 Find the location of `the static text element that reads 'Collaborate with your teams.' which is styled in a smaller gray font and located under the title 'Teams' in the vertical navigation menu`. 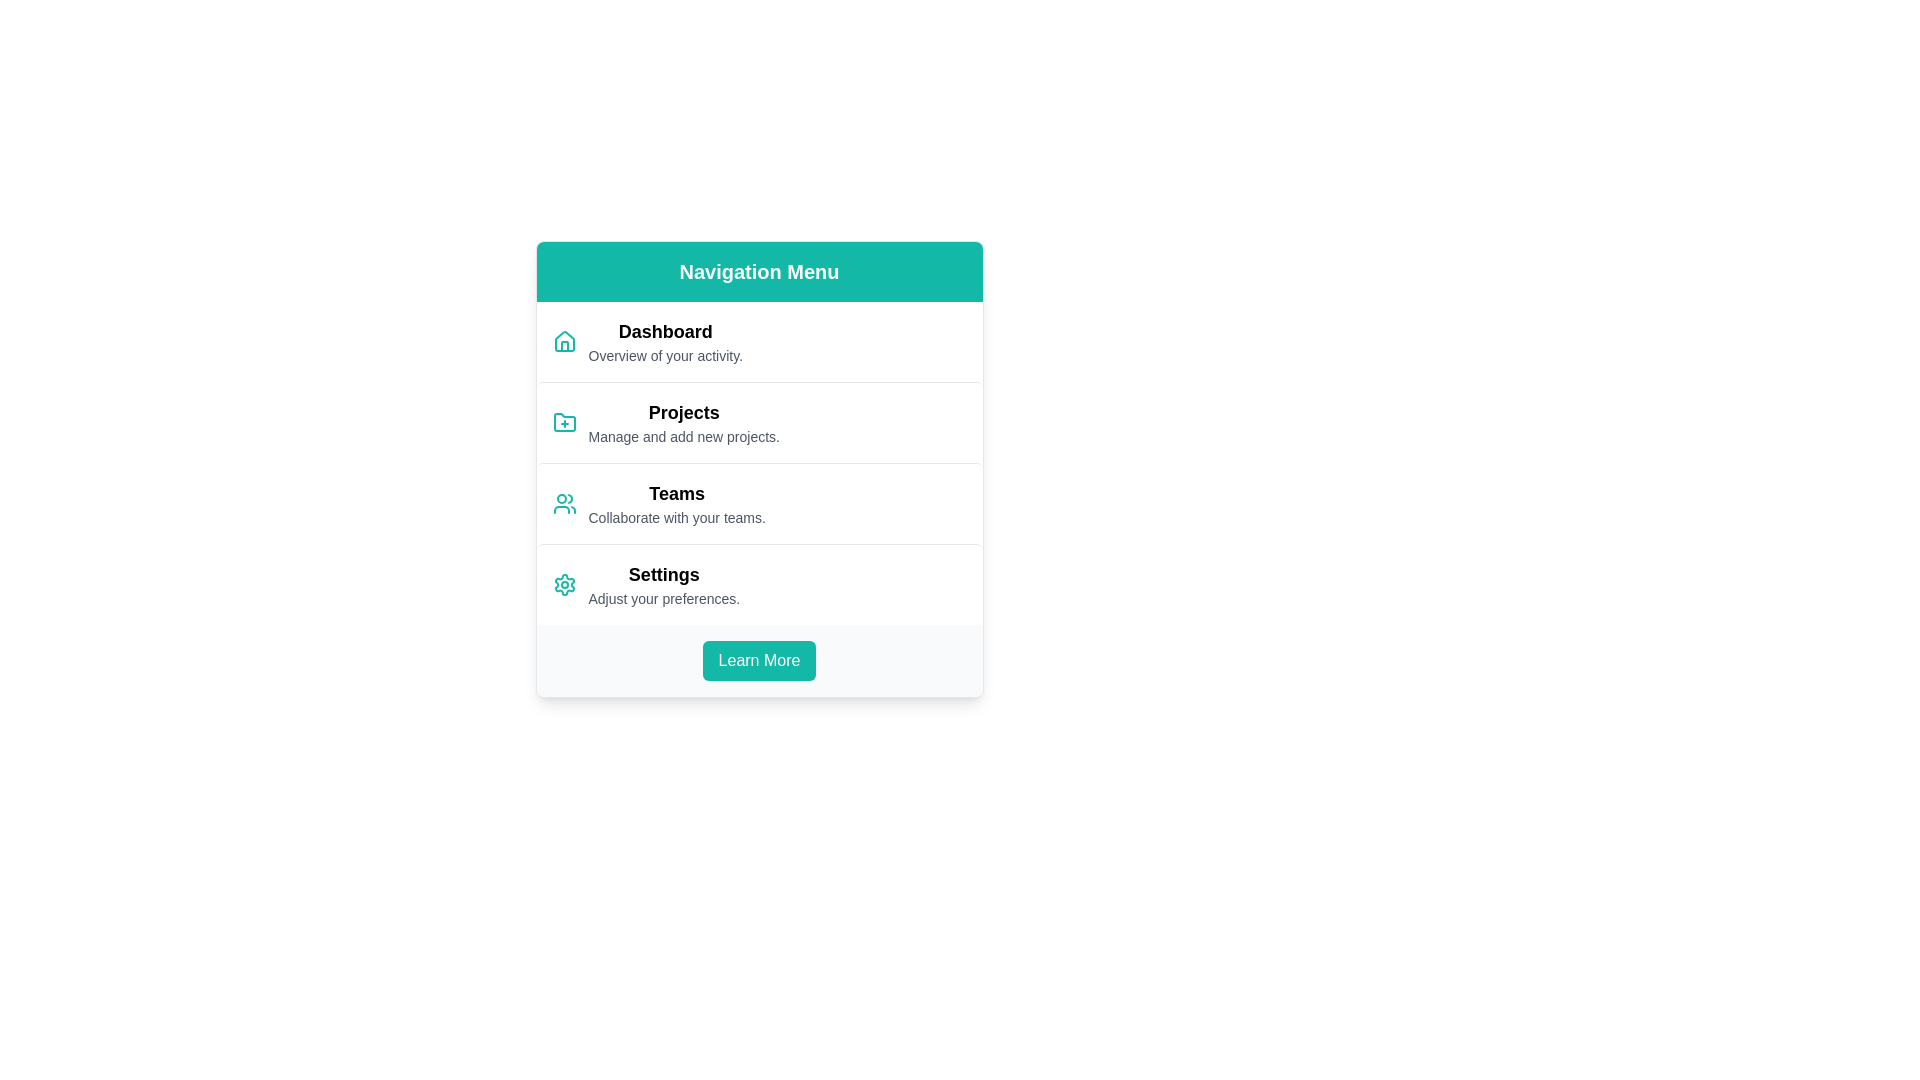

the static text element that reads 'Collaborate with your teams.' which is styled in a smaller gray font and located under the title 'Teams' in the vertical navigation menu is located at coordinates (677, 516).